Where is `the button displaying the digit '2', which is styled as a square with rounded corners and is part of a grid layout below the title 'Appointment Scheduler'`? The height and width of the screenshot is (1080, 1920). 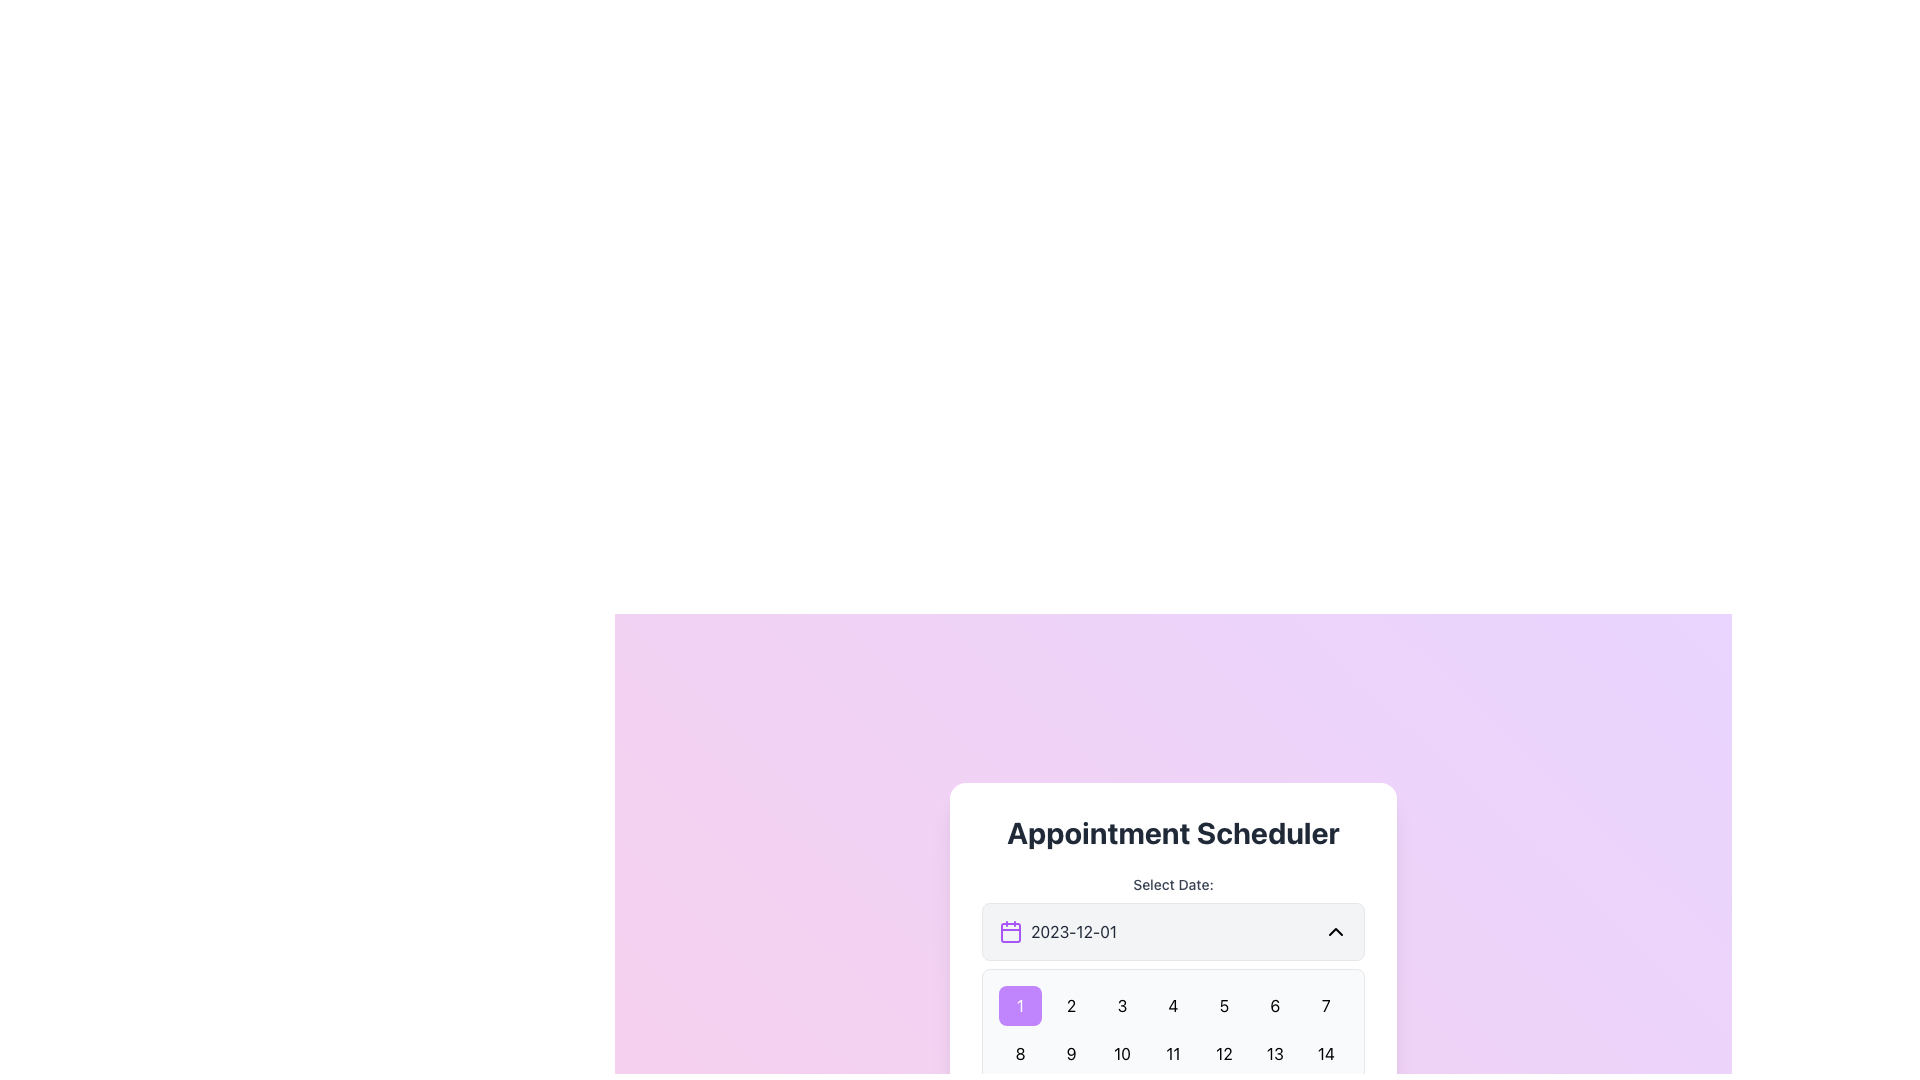
the button displaying the digit '2', which is styled as a square with rounded corners and is part of a grid layout below the title 'Appointment Scheduler' is located at coordinates (1070, 1006).